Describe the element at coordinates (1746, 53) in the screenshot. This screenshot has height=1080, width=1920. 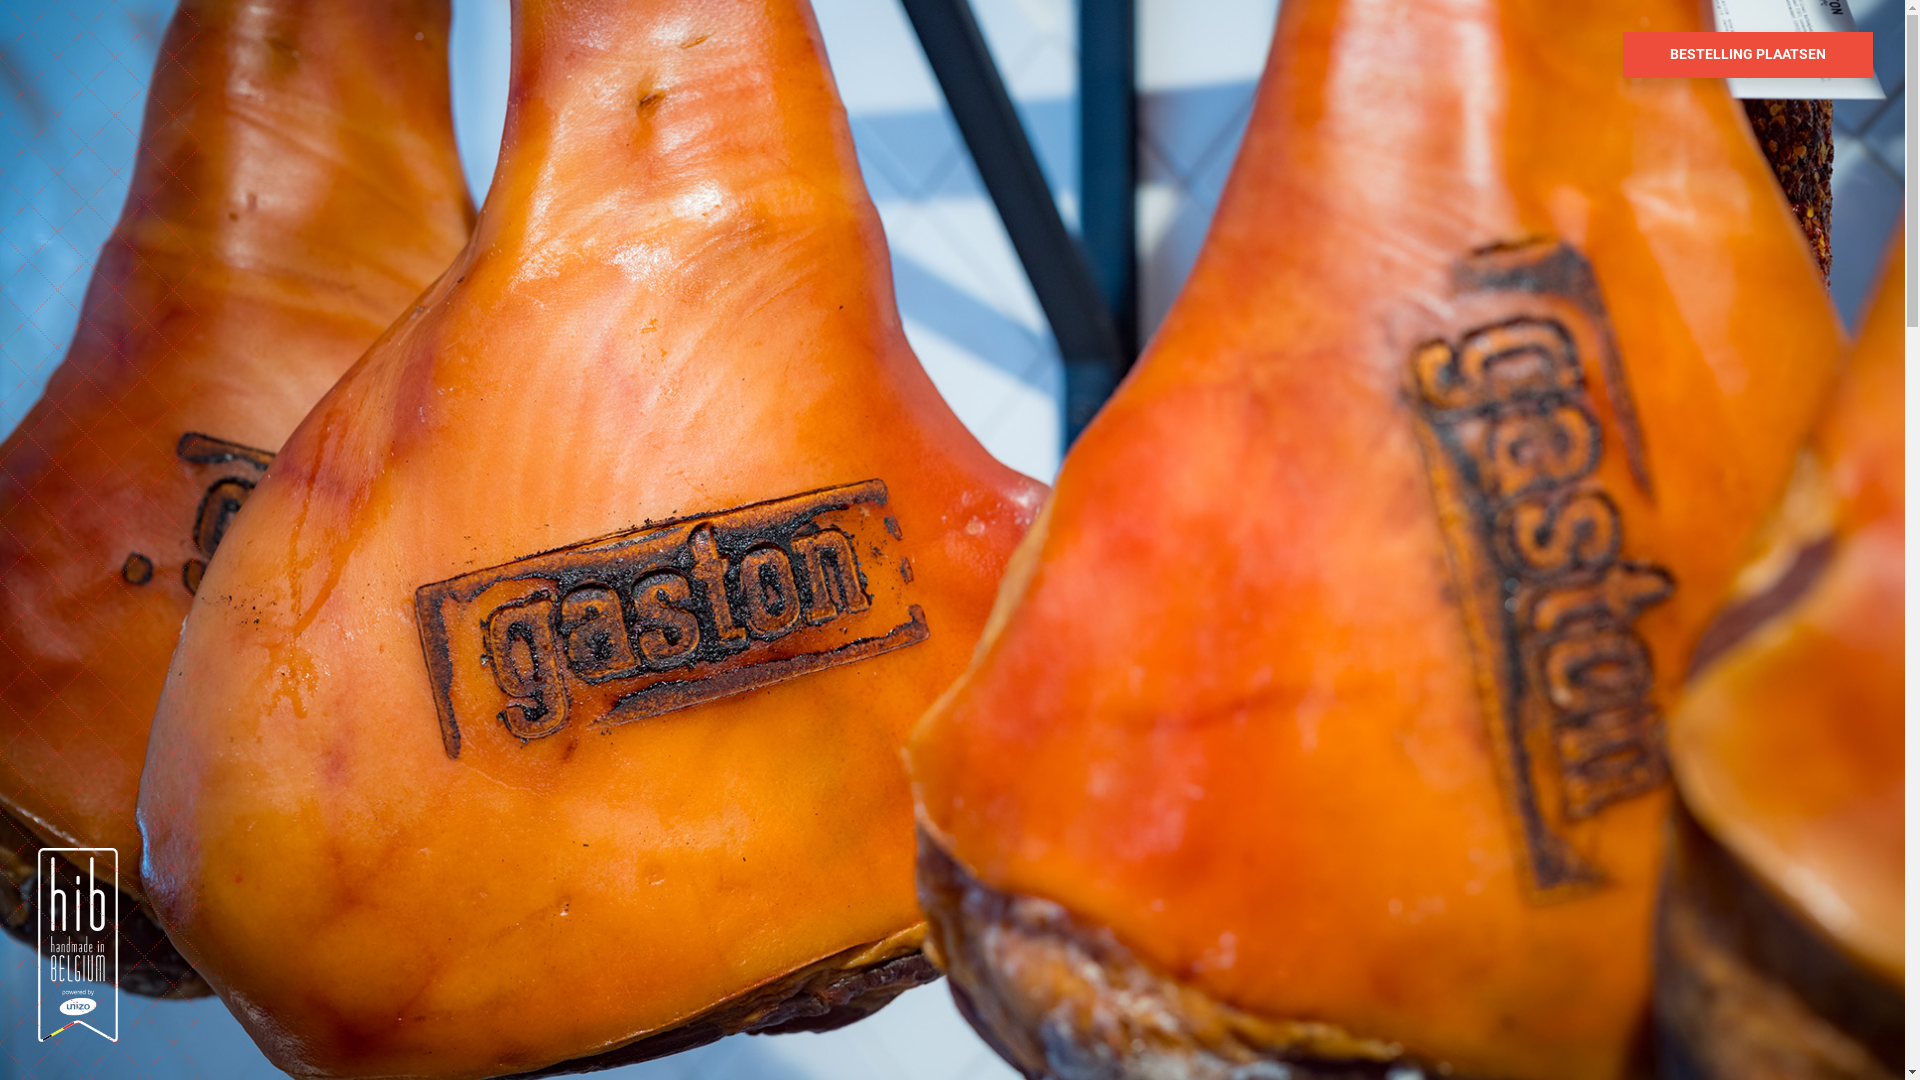
I see `'BESTELLING PLAATSEN'` at that location.